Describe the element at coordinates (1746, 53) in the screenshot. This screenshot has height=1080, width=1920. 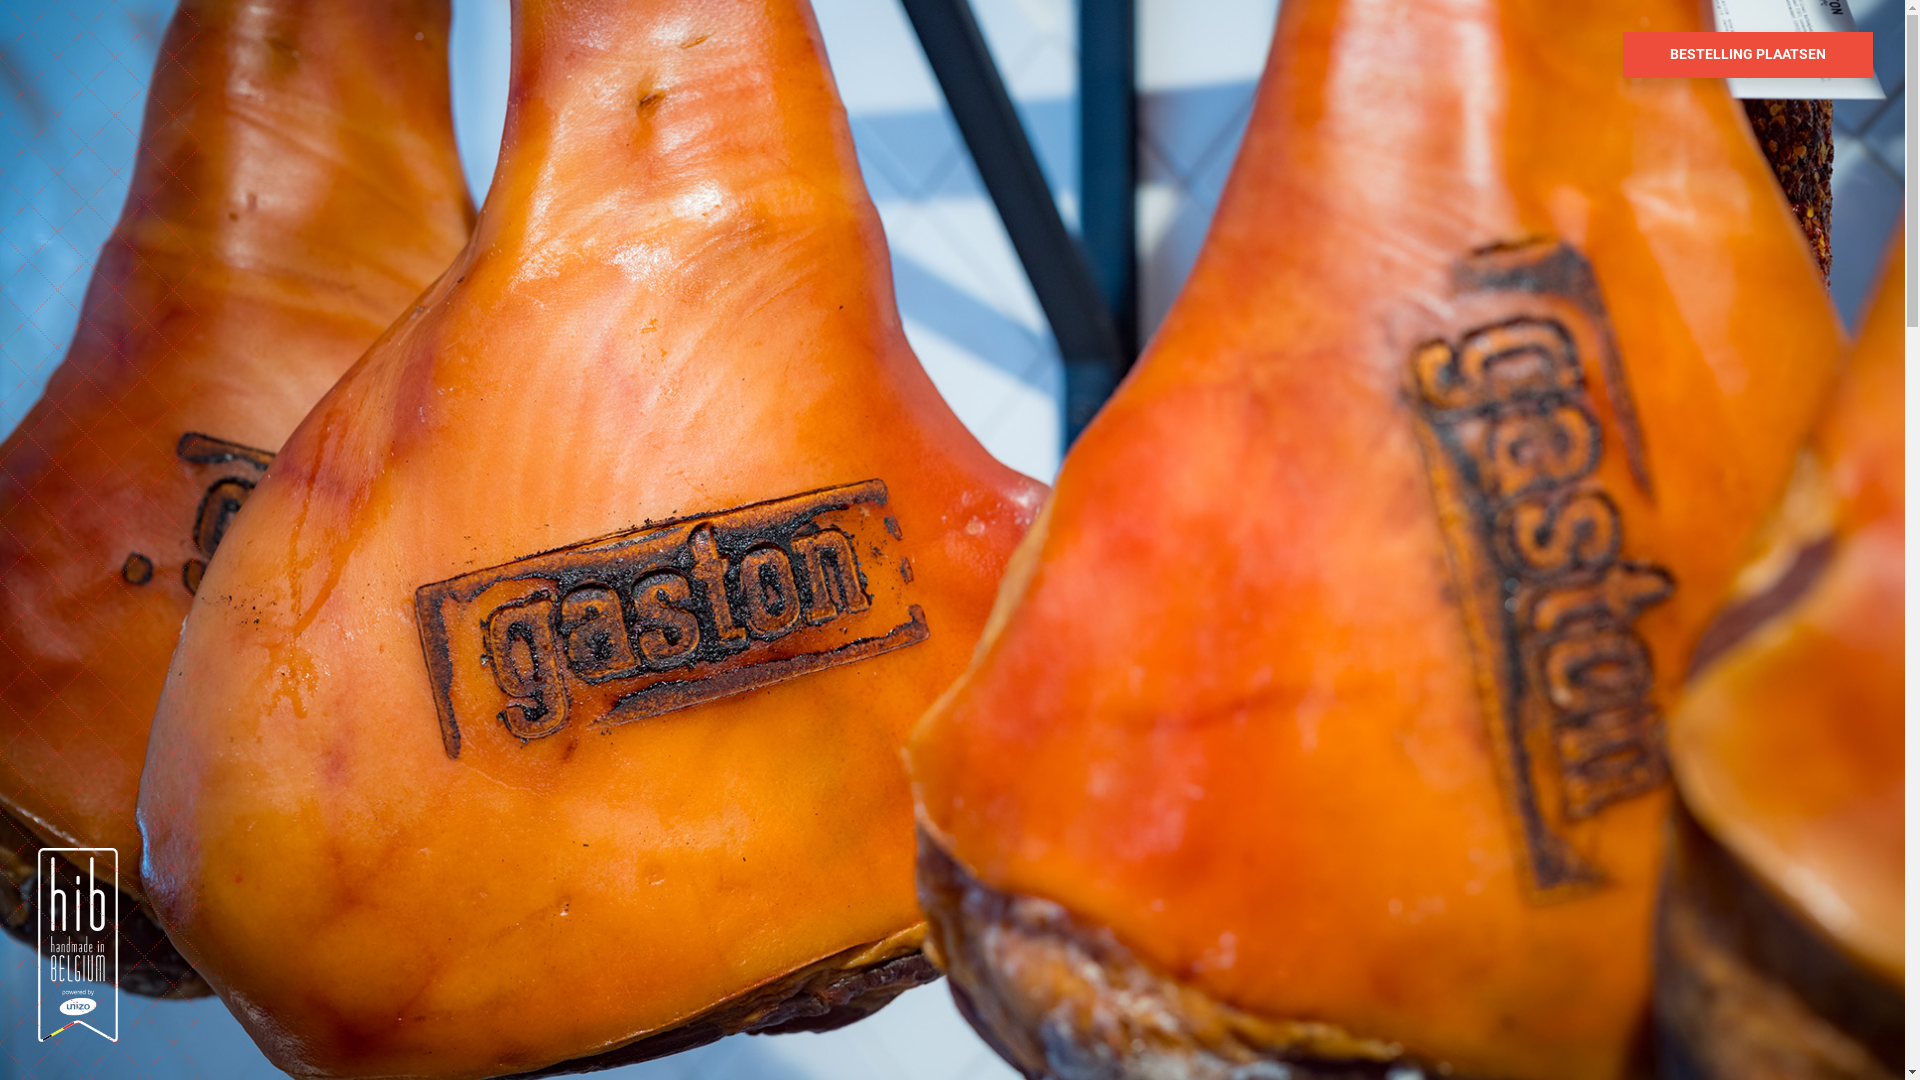
I see `'BESTELLING PLAATSEN'` at that location.